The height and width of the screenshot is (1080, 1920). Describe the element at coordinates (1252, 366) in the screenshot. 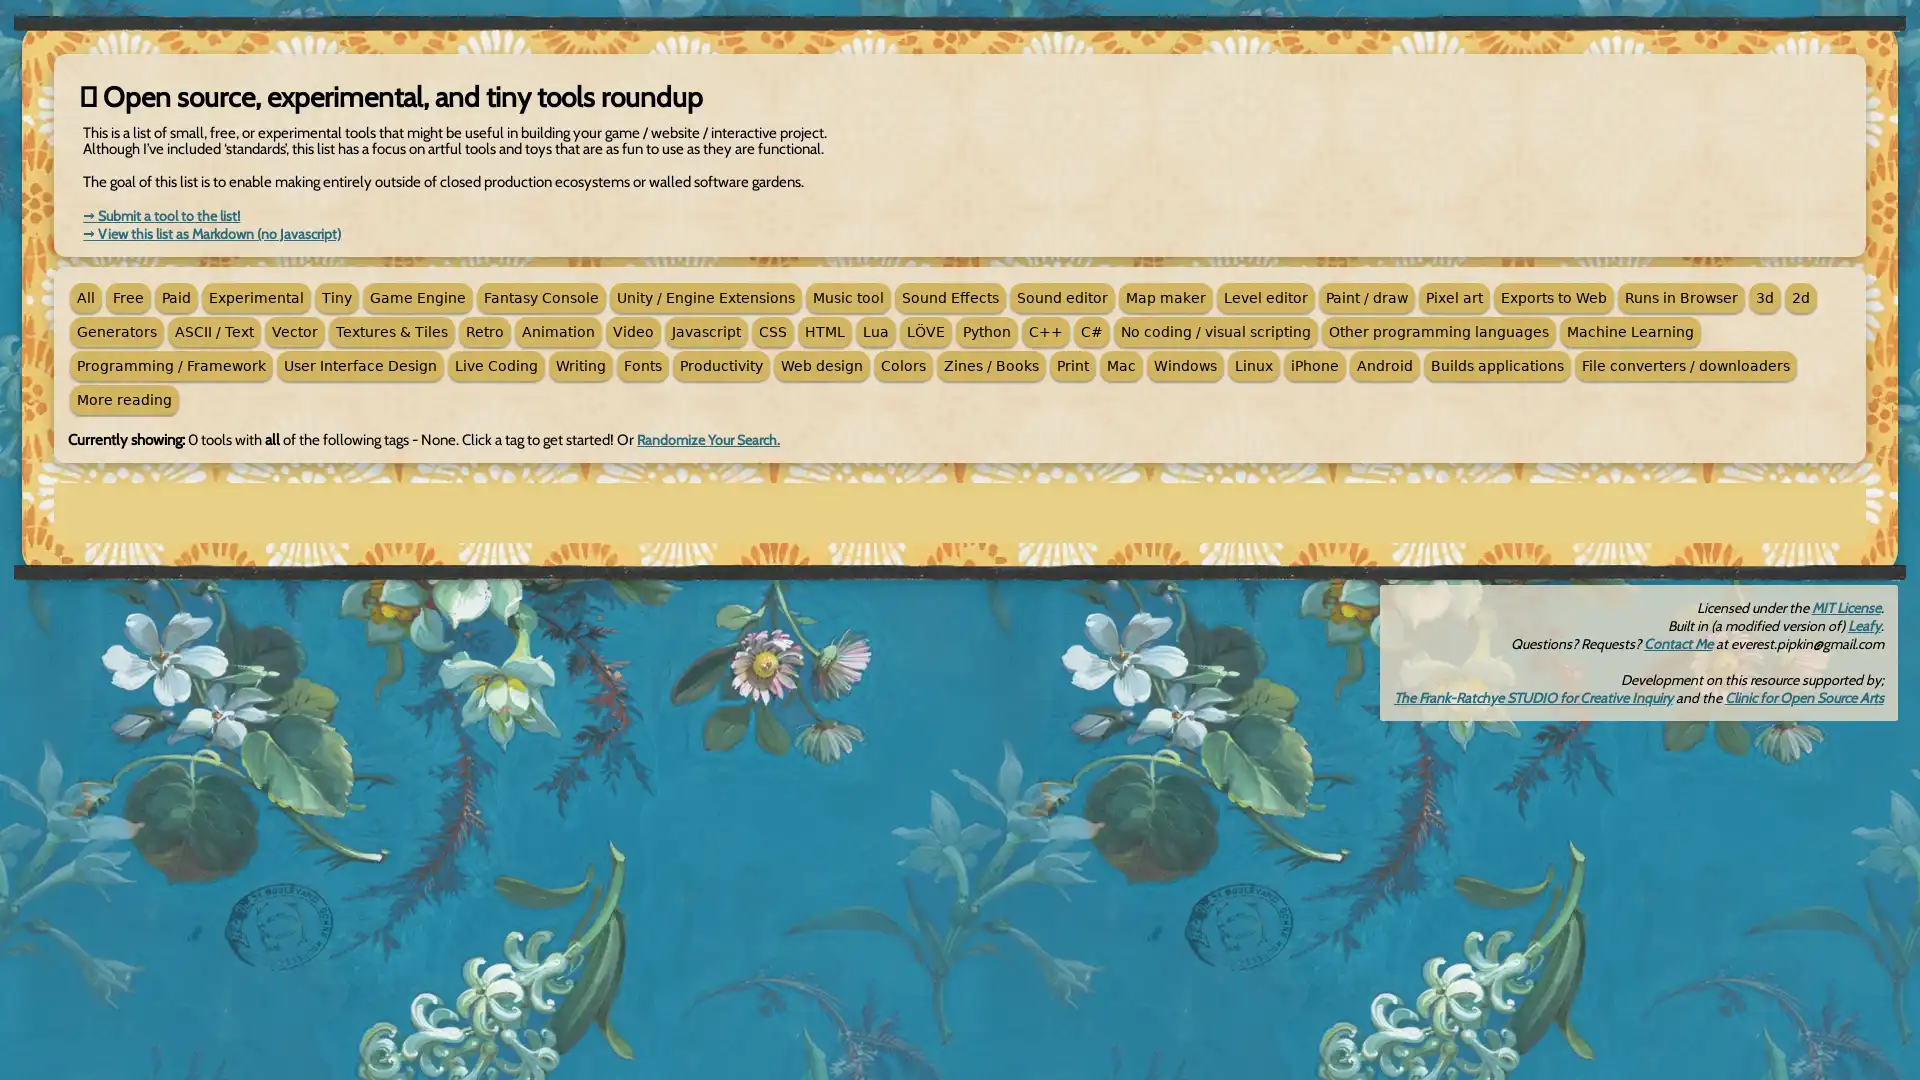

I see `Linux` at that location.